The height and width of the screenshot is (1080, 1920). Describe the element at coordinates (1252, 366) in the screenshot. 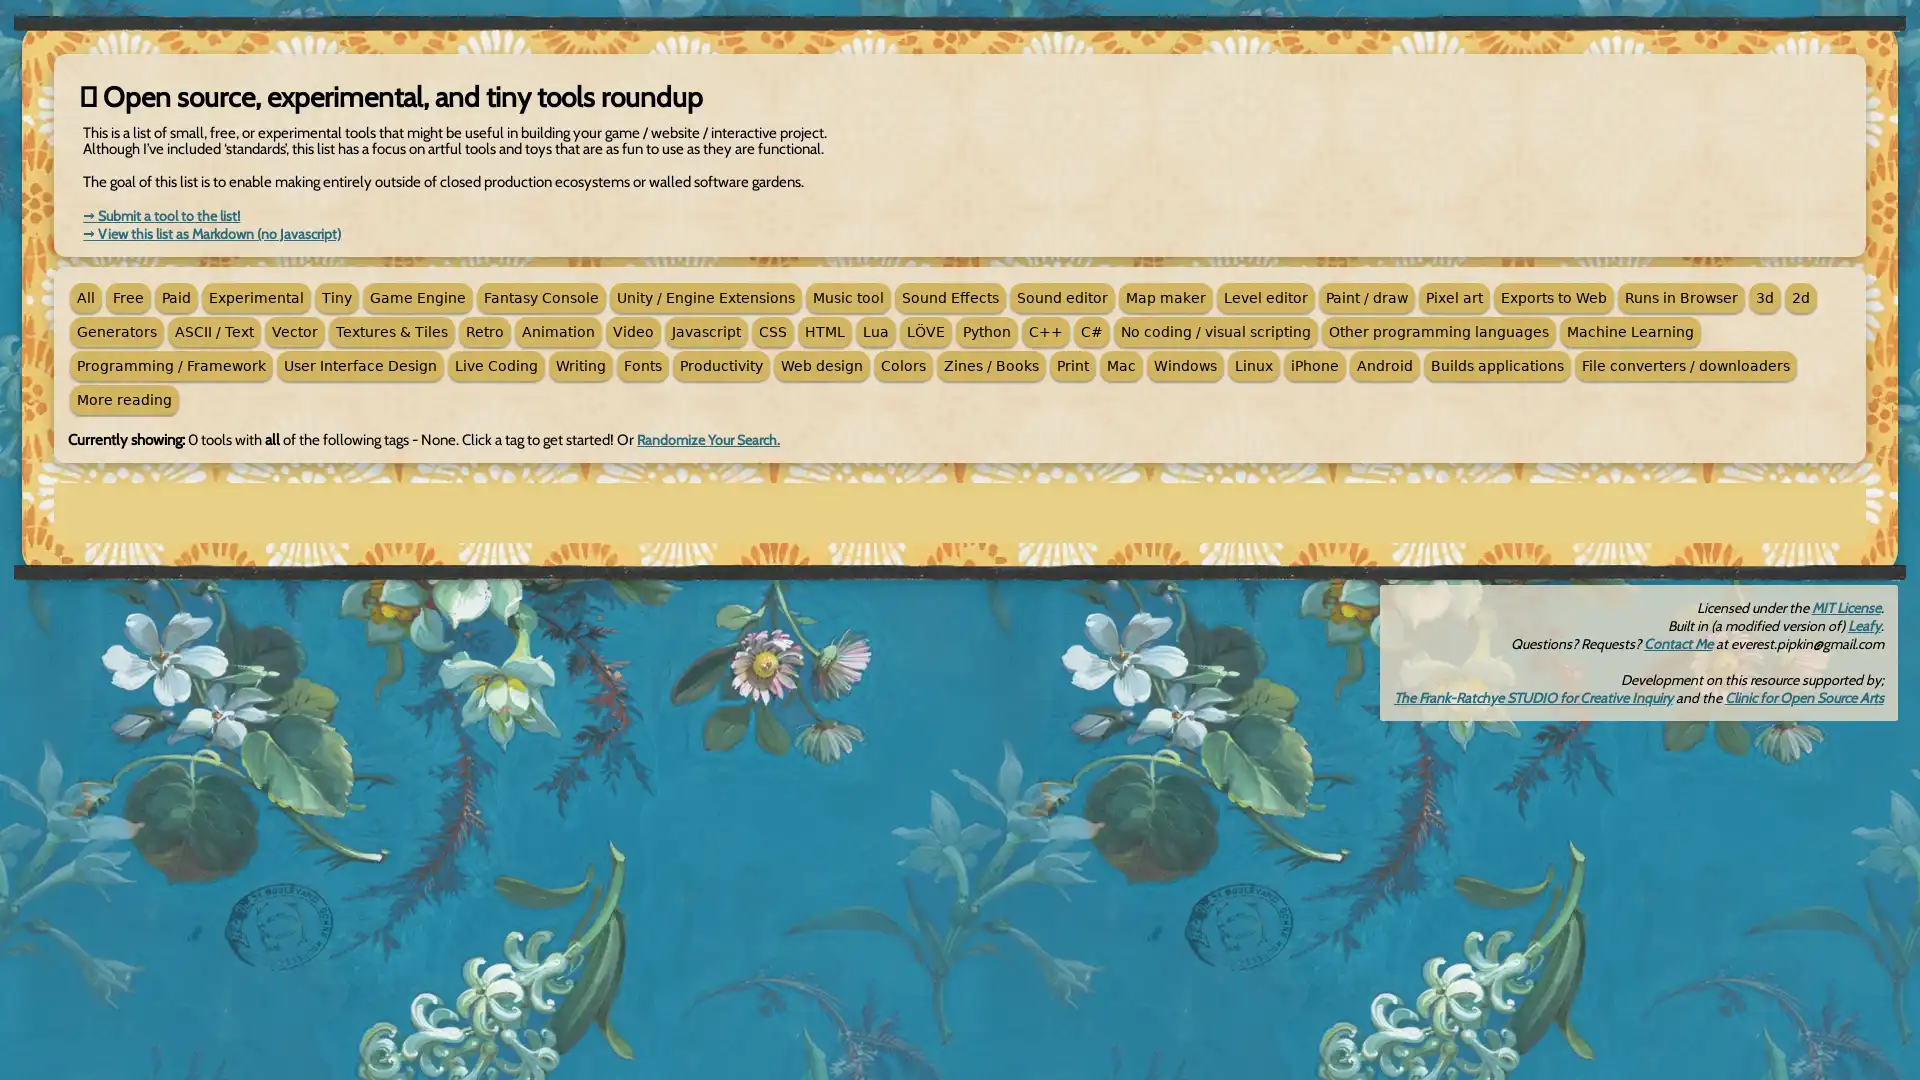

I see `Linux` at that location.